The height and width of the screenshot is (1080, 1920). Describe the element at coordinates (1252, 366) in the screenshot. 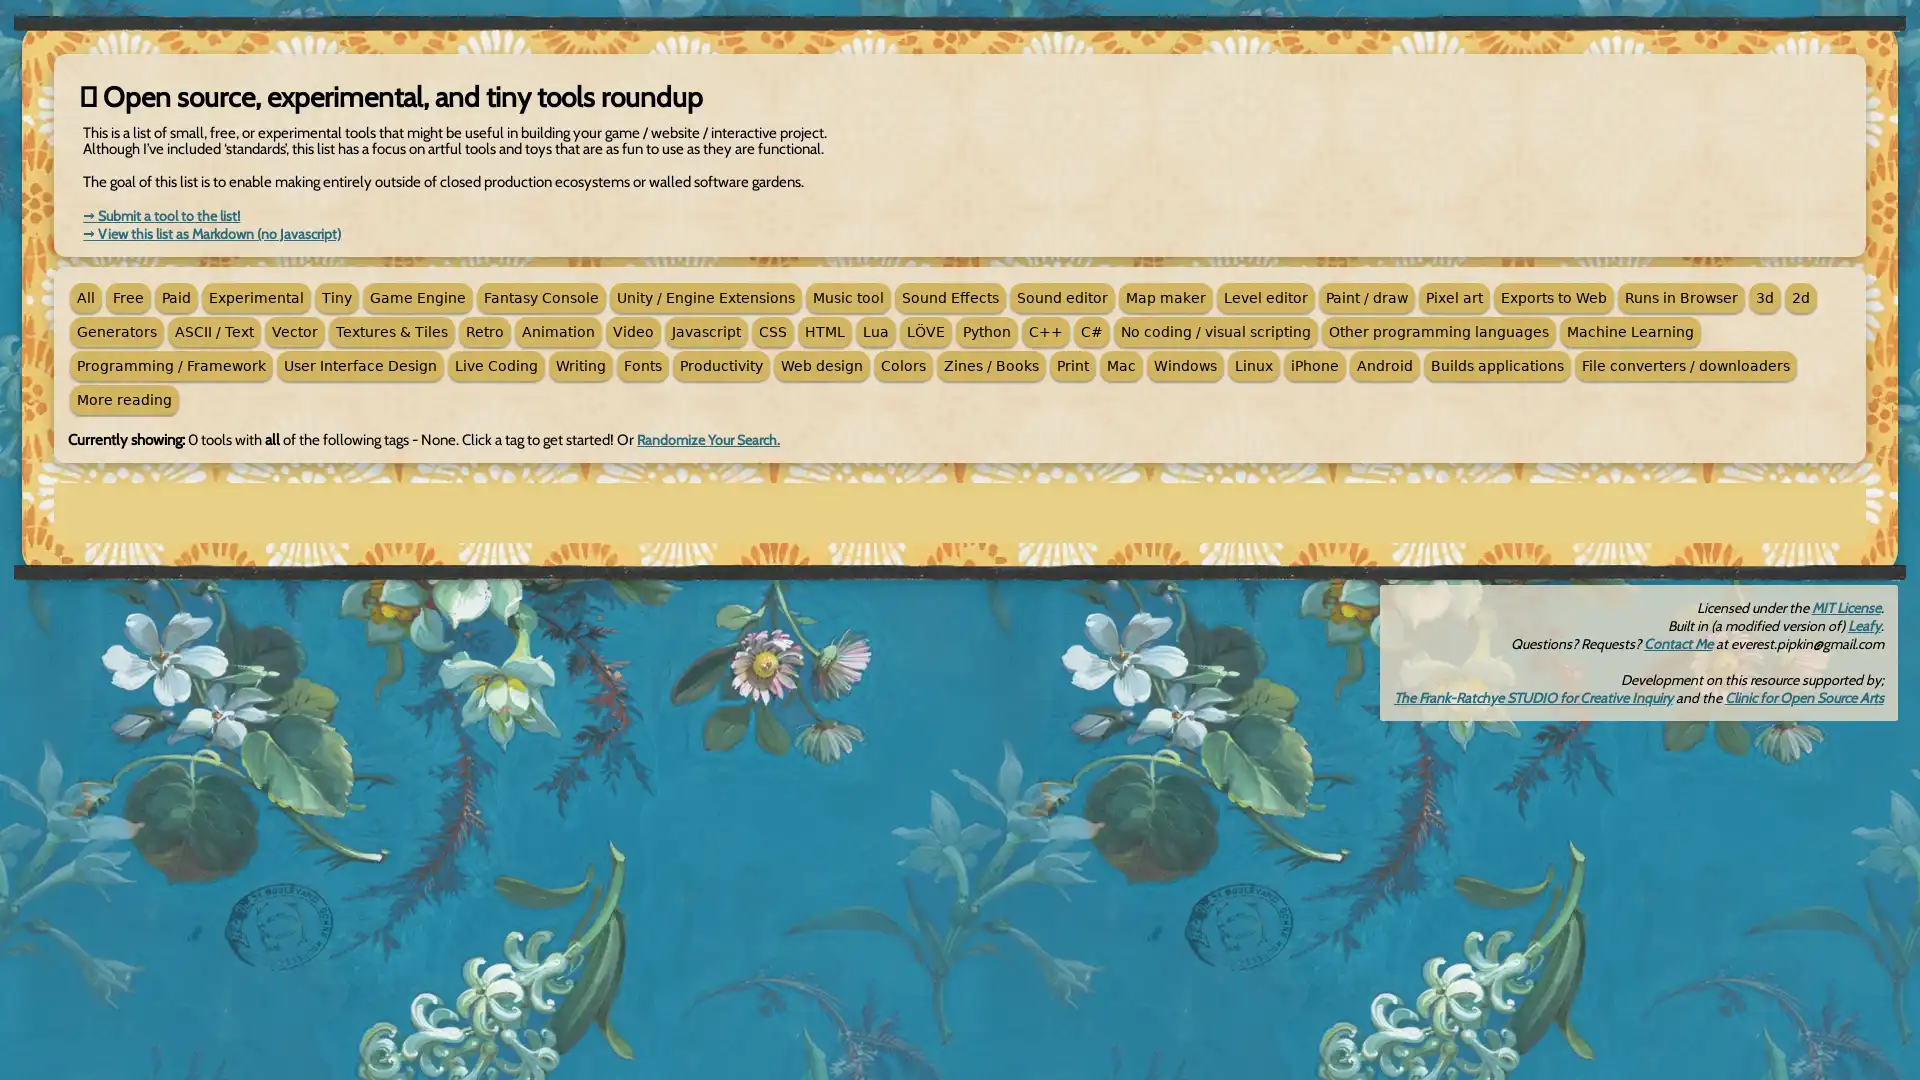

I see `Linux` at that location.